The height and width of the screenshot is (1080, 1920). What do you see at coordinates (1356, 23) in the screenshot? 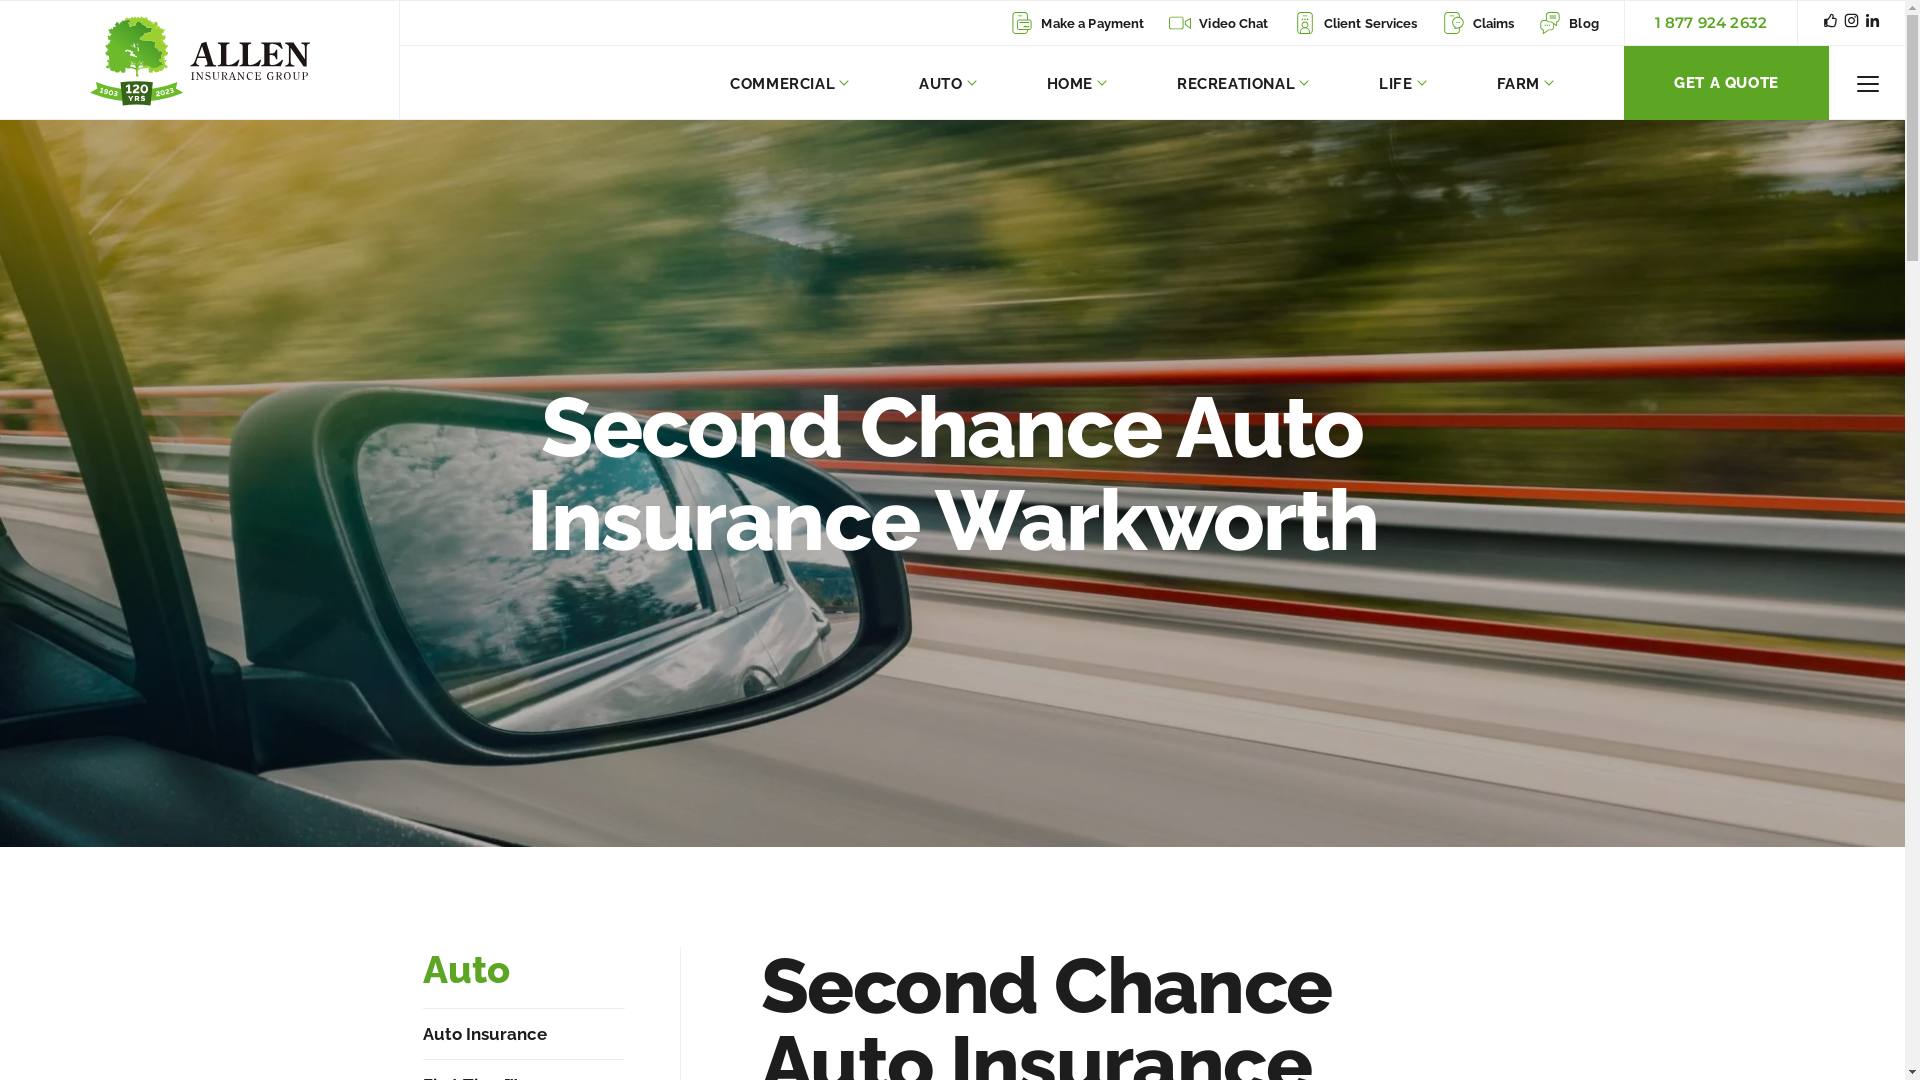
I see `'Client Services'` at bounding box center [1356, 23].